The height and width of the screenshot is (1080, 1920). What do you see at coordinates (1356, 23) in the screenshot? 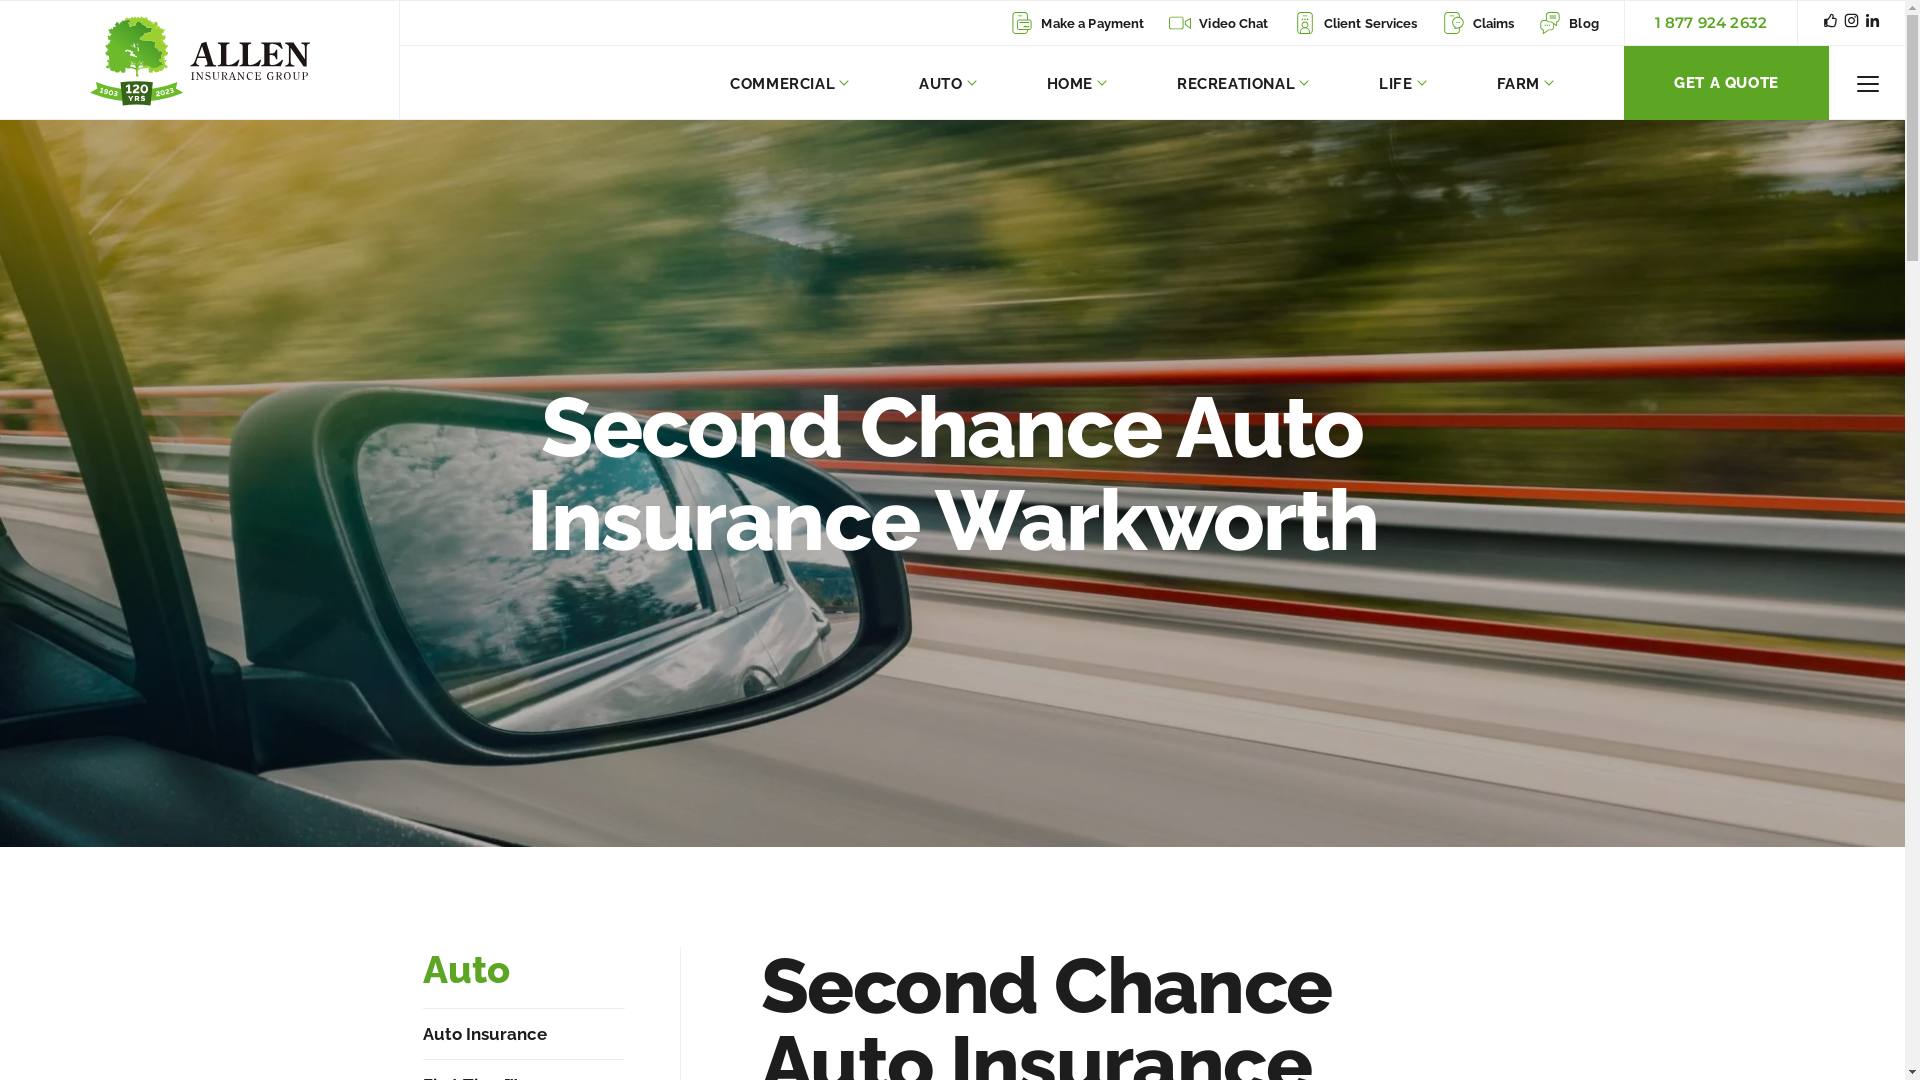
I see `'Client Services'` at bounding box center [1356, 23].